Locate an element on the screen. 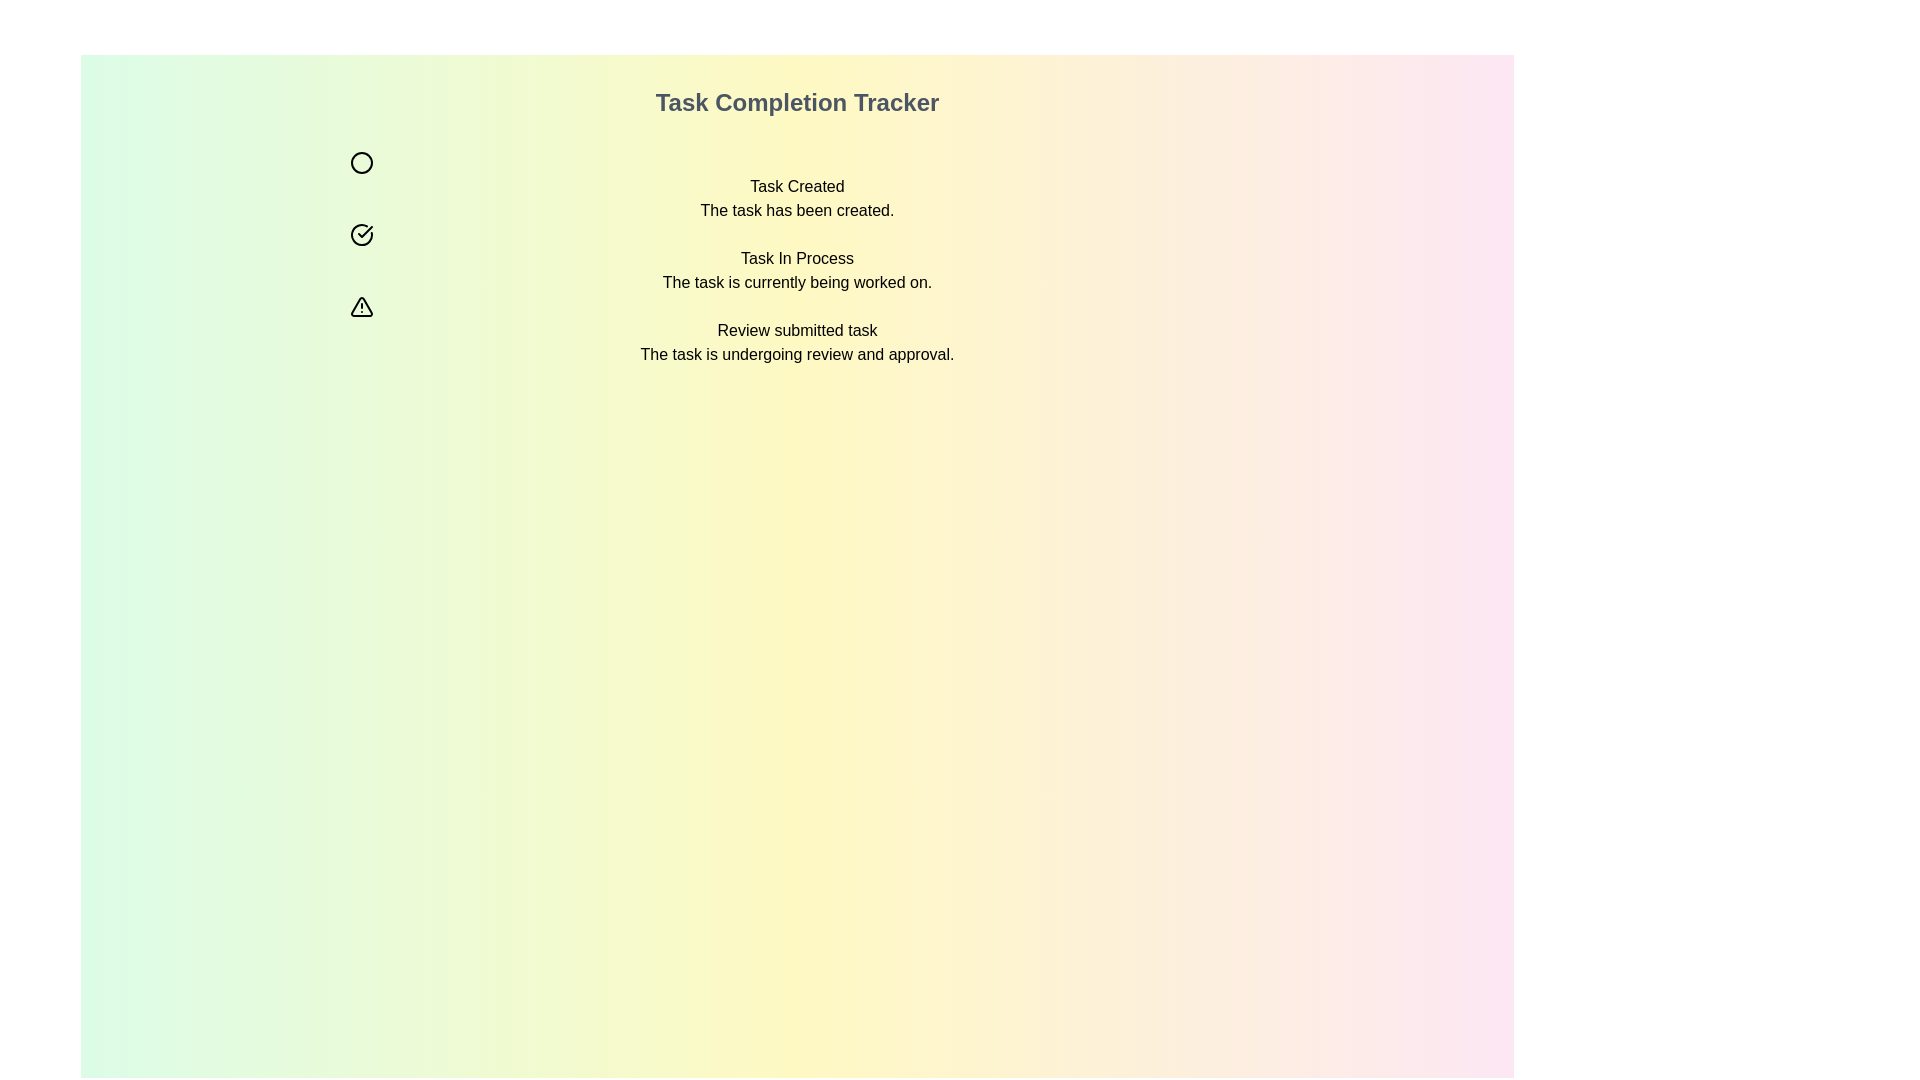  the hollow circle icon with a black stroke, located next to the 'Task Created' section header, which serves as a visual indicator for task status is located at coordinates (361, 161).